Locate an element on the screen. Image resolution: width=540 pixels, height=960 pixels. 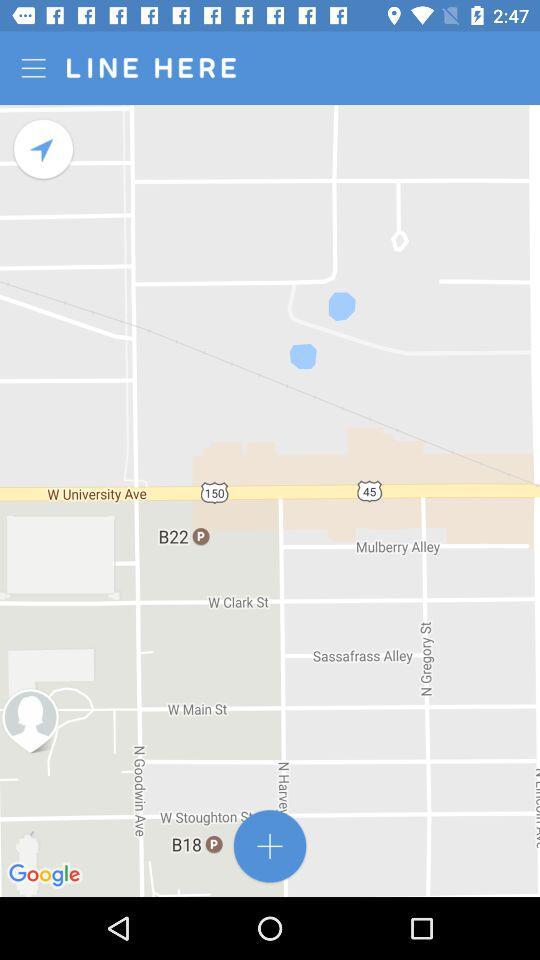
the icon at the center is located at coordinates (270, 500).